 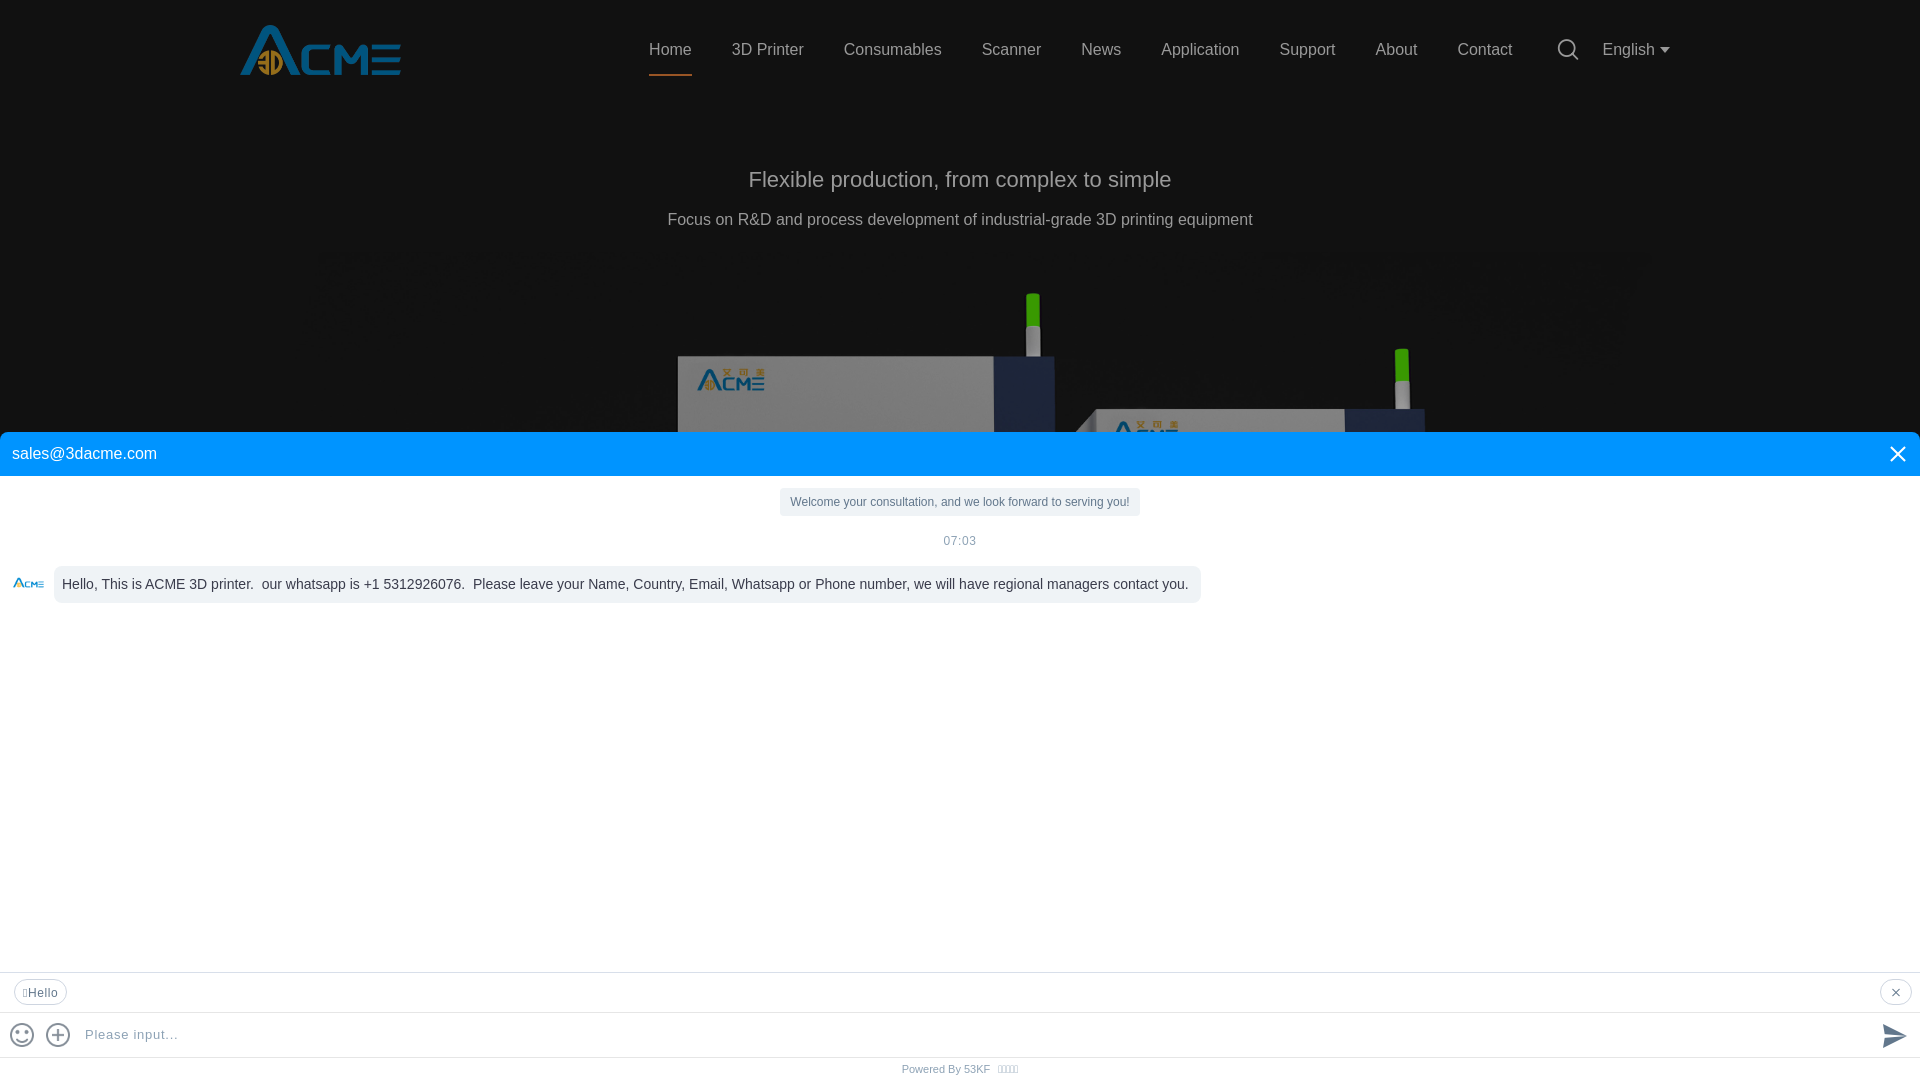 I want to click on 'Contact', so click(x=1484, y=49).